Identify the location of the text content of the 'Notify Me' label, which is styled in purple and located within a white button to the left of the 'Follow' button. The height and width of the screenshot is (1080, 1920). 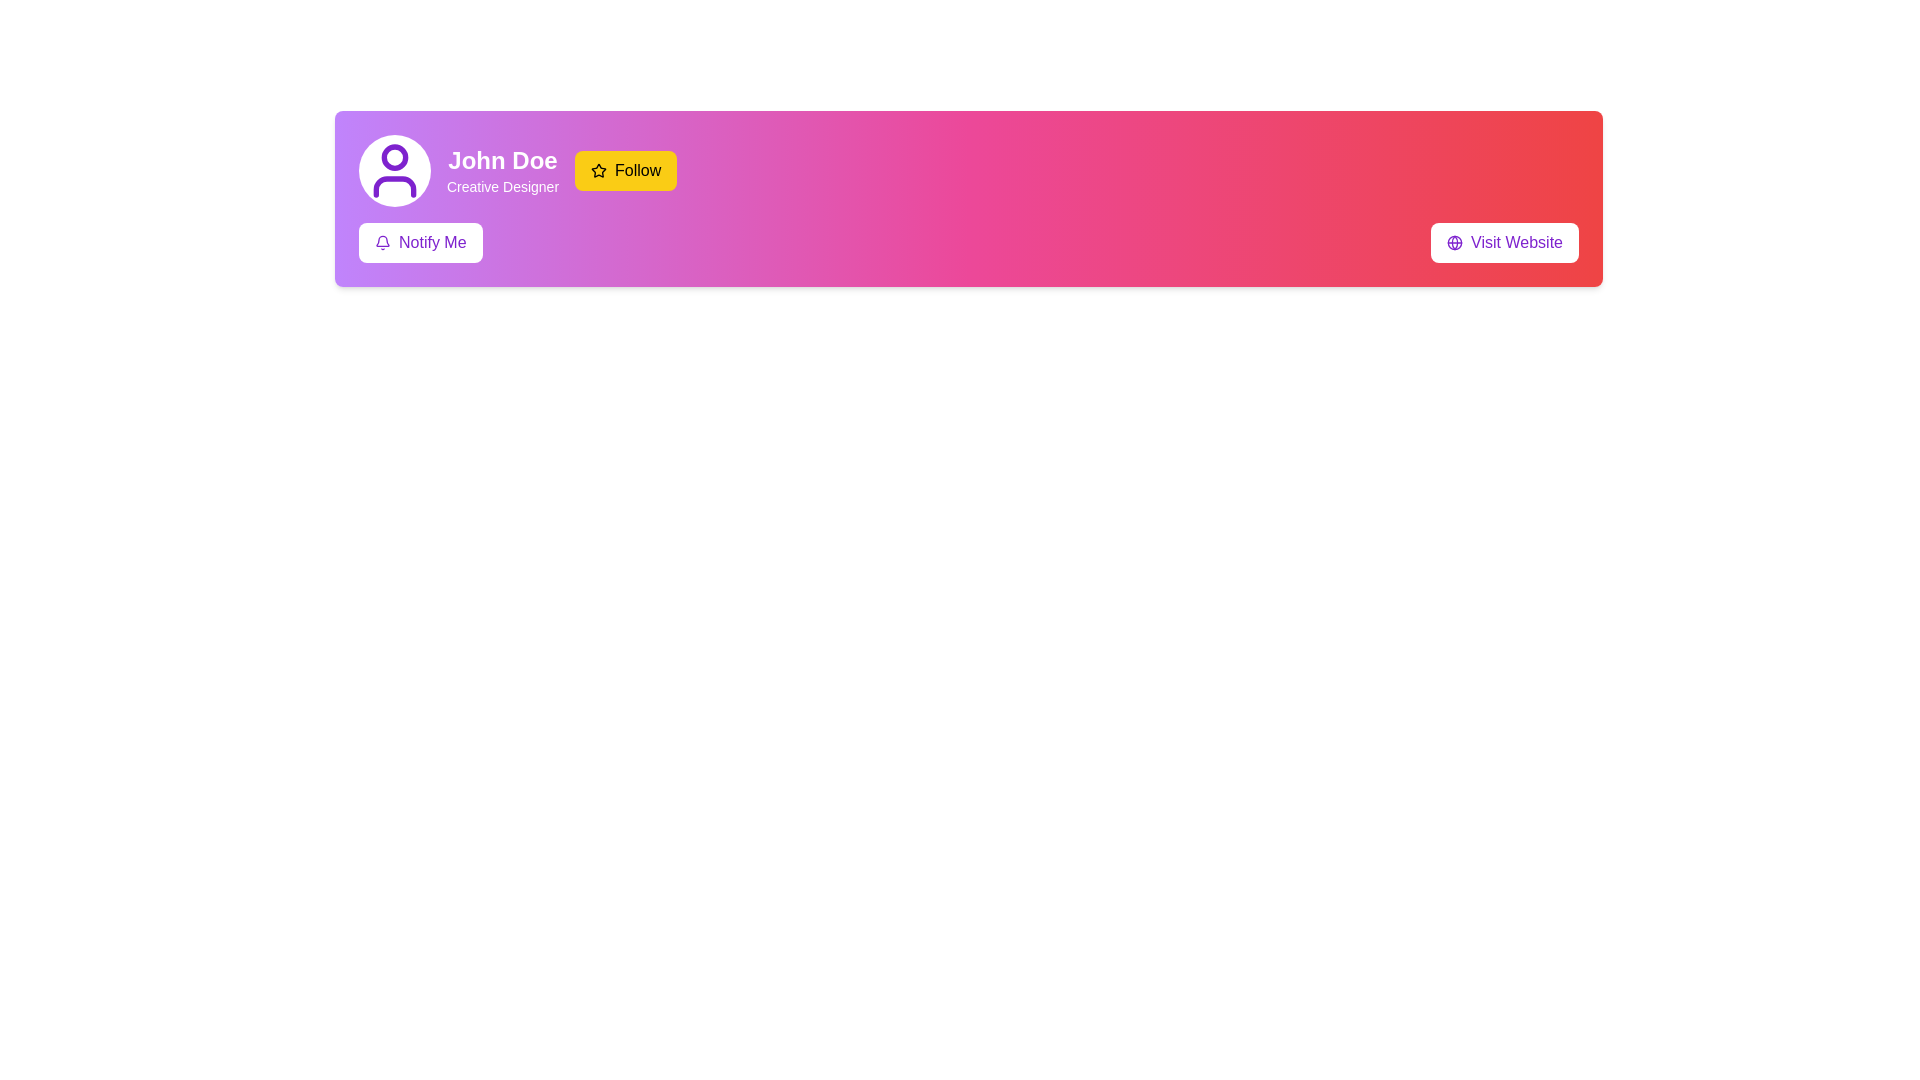
(431, 242).